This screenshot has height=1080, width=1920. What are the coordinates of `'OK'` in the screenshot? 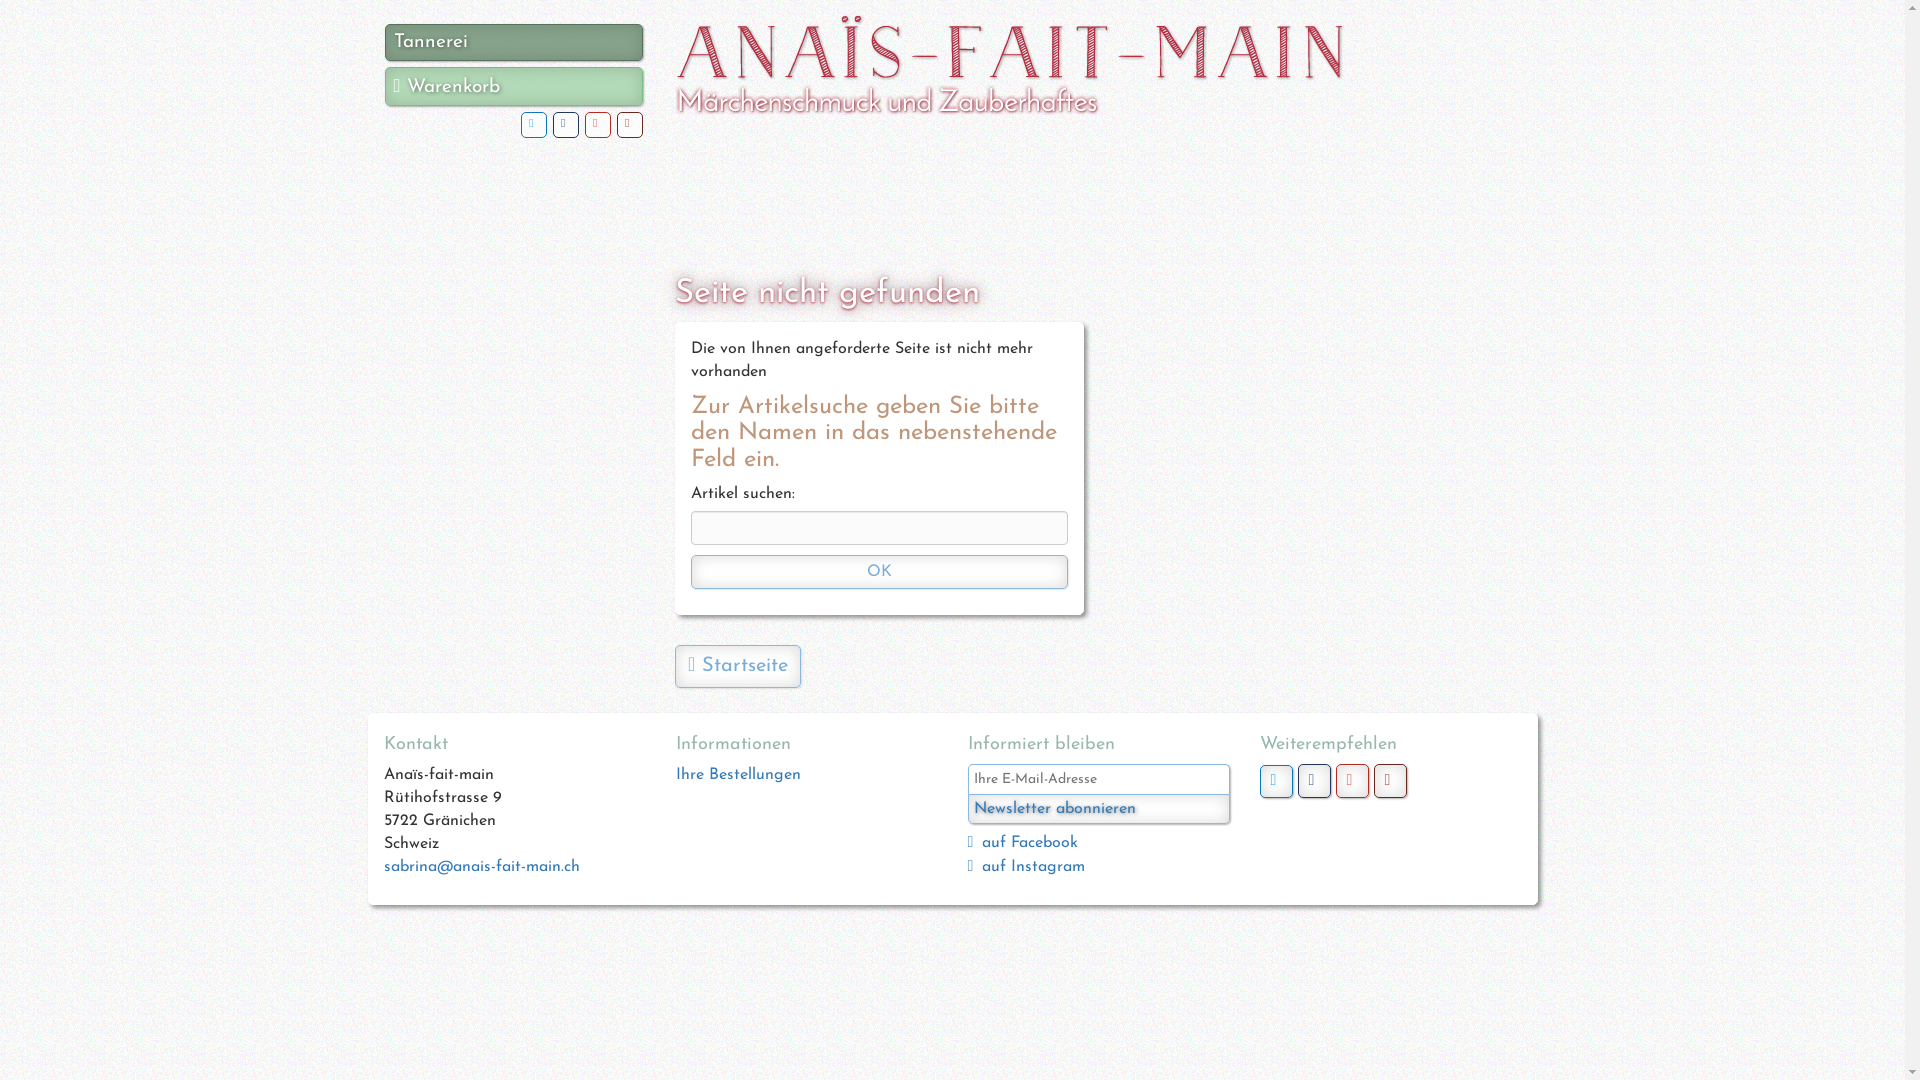 It's located at (879, 571).